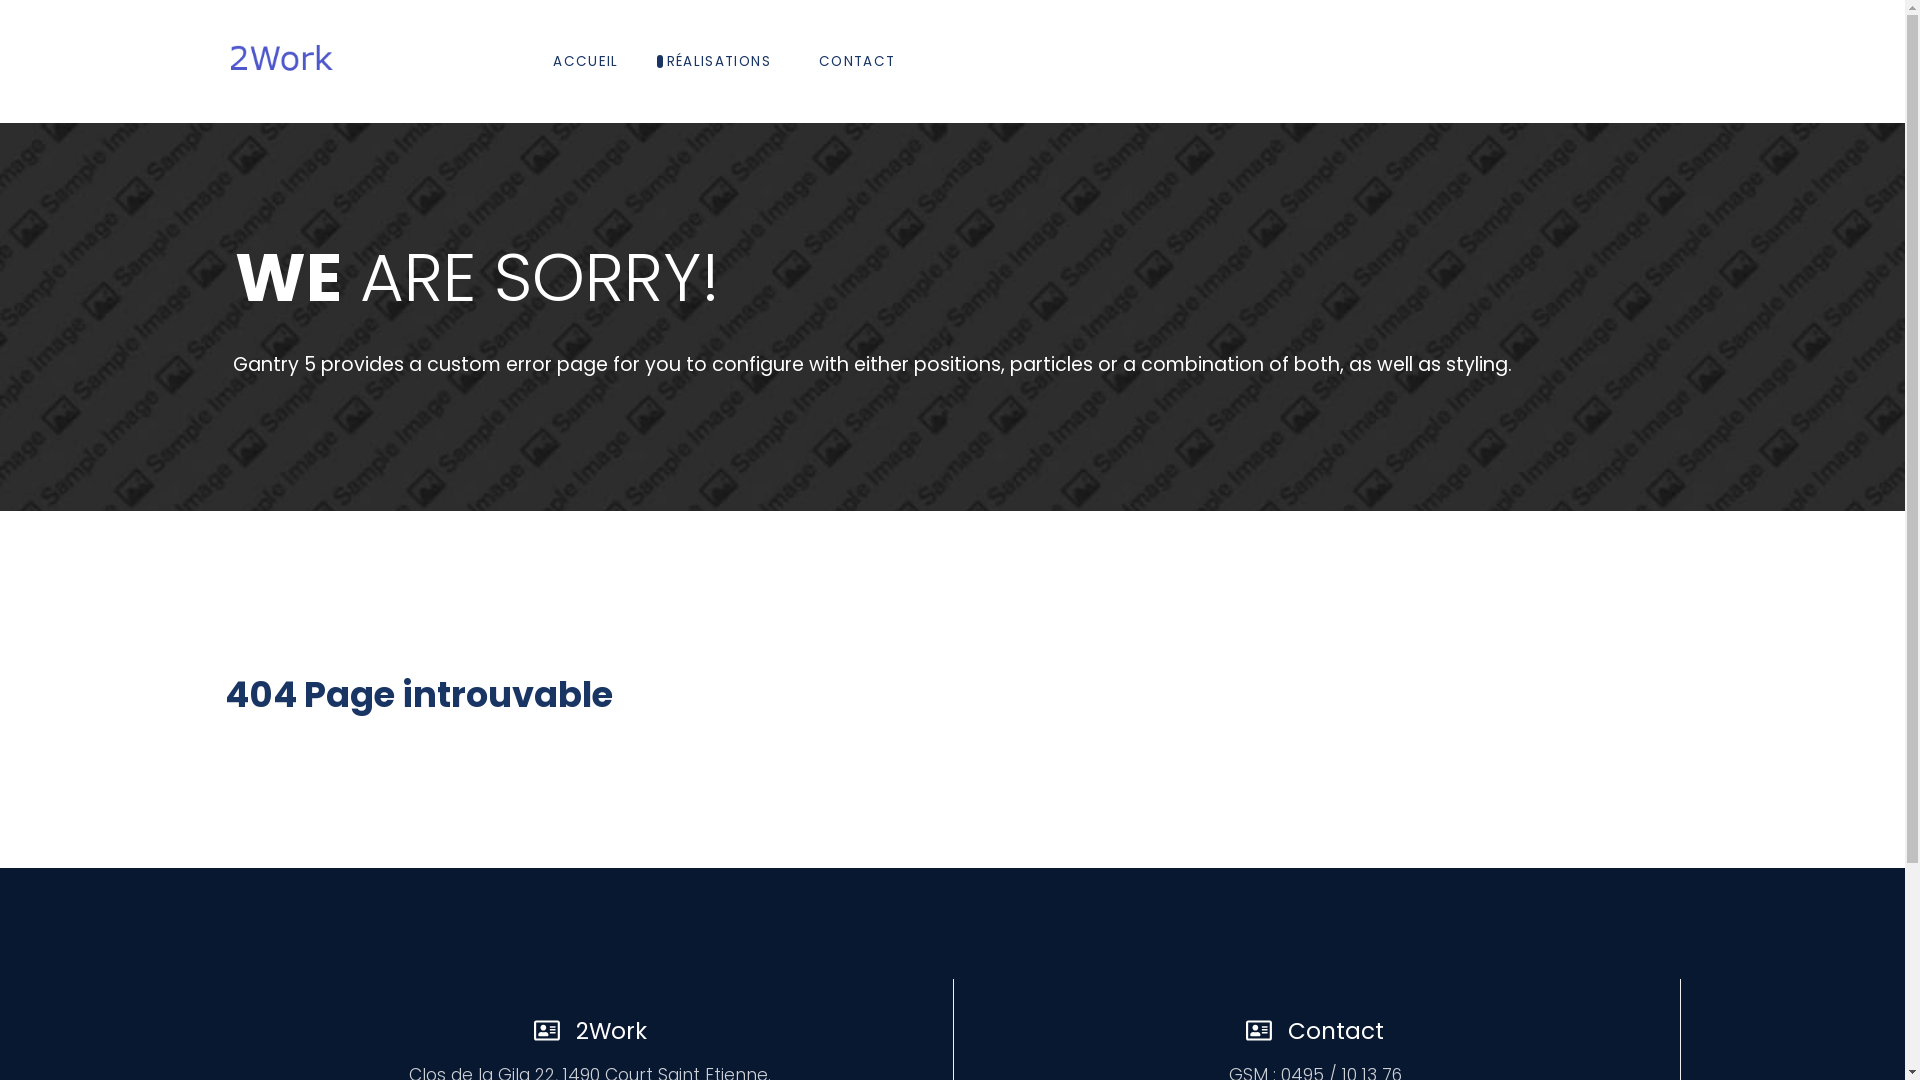  Describe the element at coordinates (277, 60) in the screenshot. I see `'2Work'` at that location.